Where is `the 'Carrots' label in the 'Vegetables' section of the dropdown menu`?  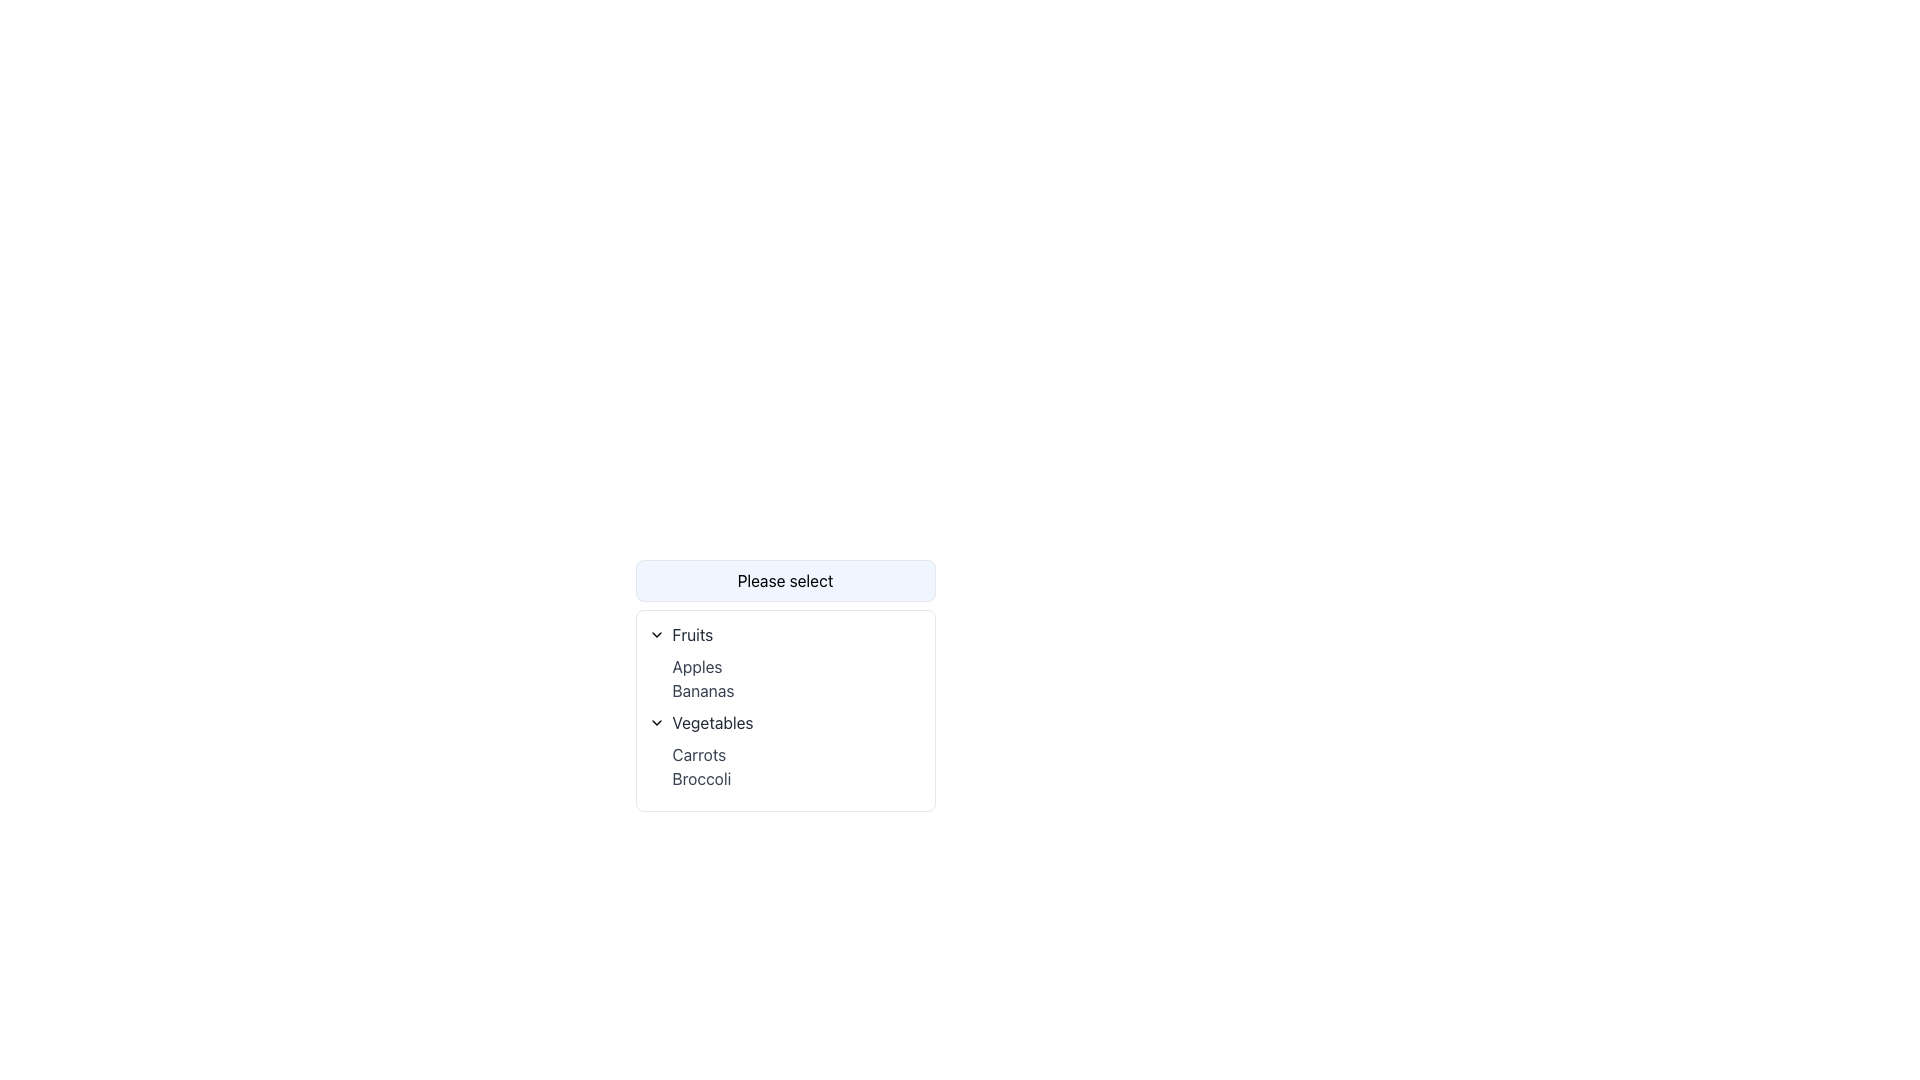 the 'Carrots' label in the 'Vegetables' section of the dropdown menu is located at coordinates (699, 755).